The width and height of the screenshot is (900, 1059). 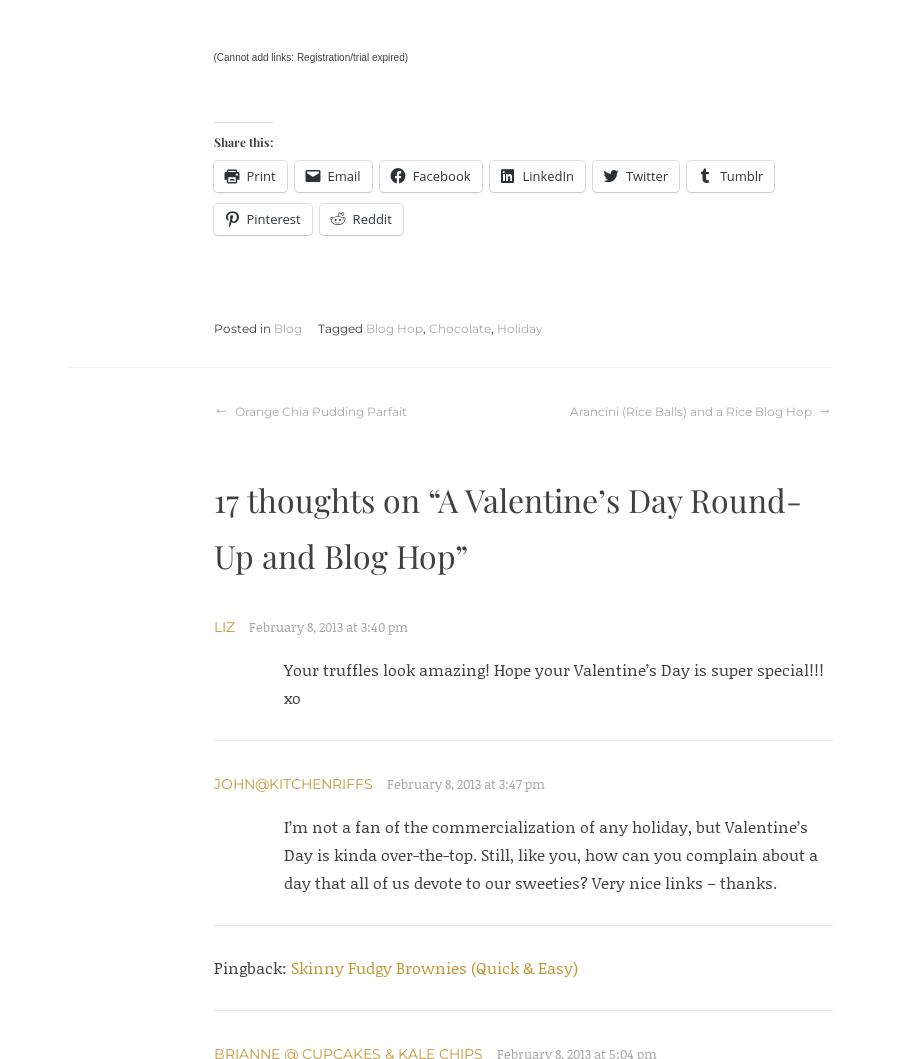 I want to click on 'Tumblr', so click(x=740, y=175).